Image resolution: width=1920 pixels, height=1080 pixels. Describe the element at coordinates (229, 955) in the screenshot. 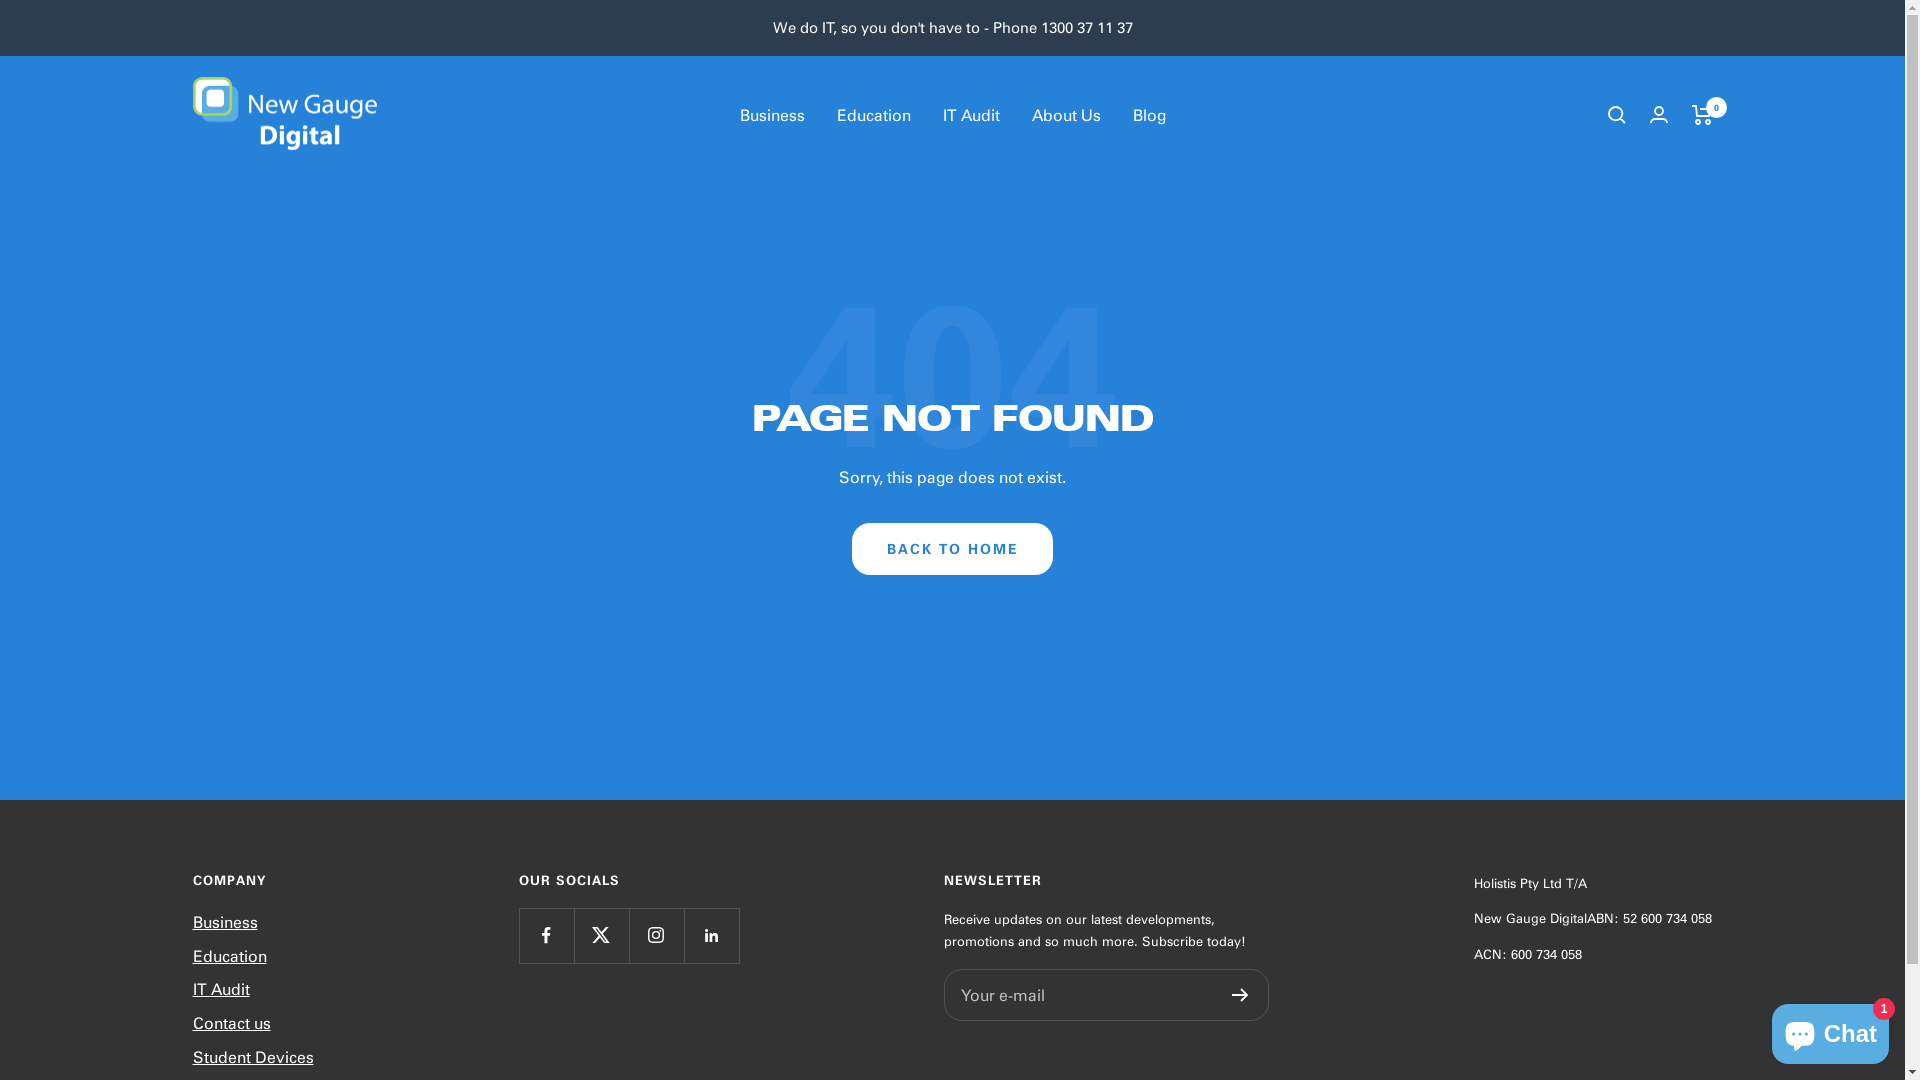

I see `'Education'` at that location.